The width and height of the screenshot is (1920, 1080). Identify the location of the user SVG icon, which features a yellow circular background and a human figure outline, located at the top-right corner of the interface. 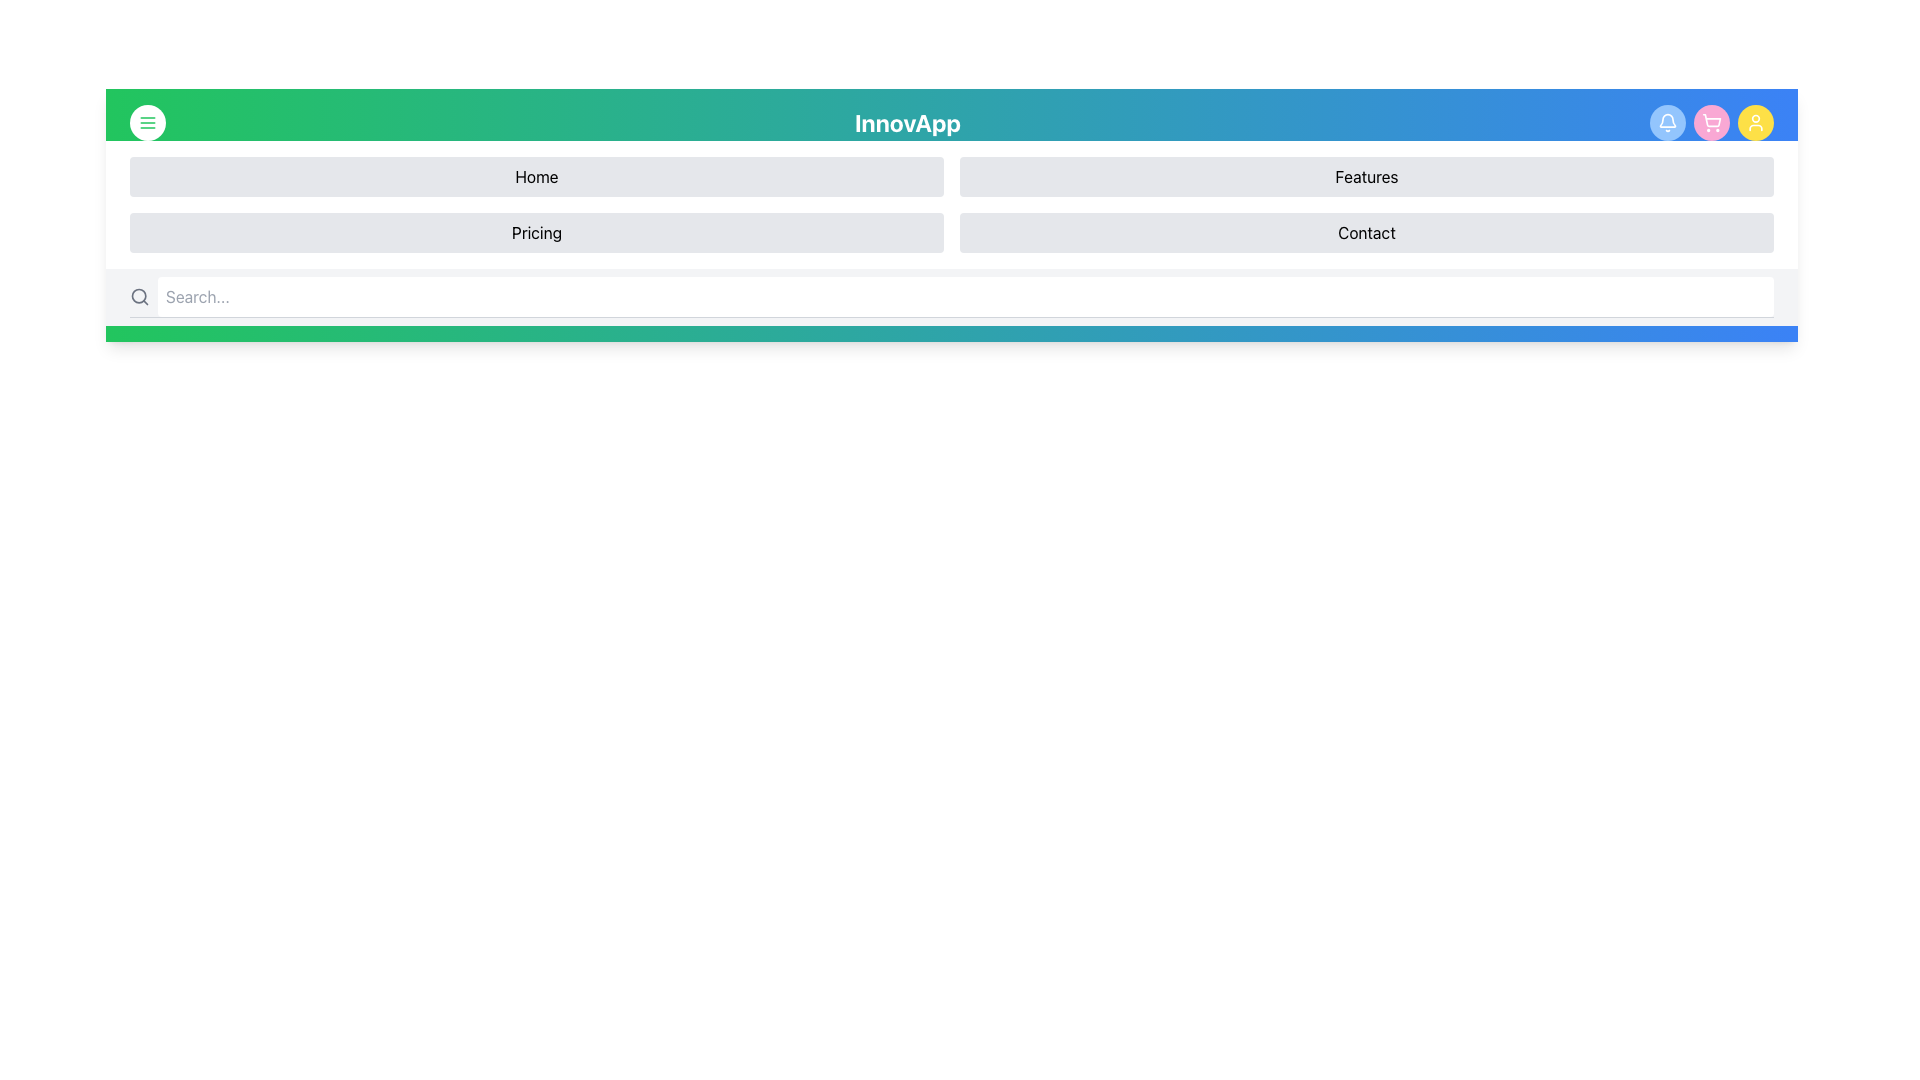
(1755, 123).